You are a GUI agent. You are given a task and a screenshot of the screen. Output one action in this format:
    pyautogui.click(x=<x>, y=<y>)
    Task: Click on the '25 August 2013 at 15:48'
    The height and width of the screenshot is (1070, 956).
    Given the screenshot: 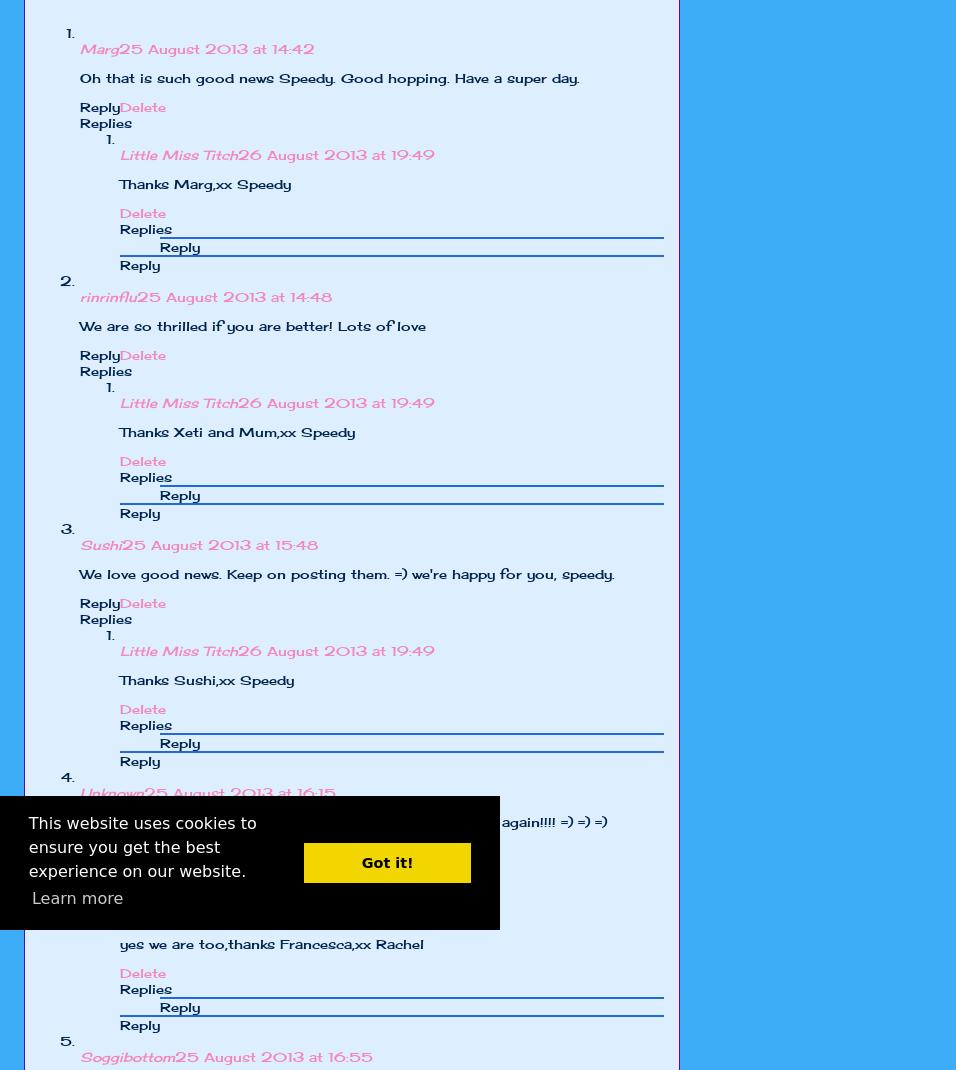 What is the action you would take?
    pyautogui.click(x=219, y=543)
    